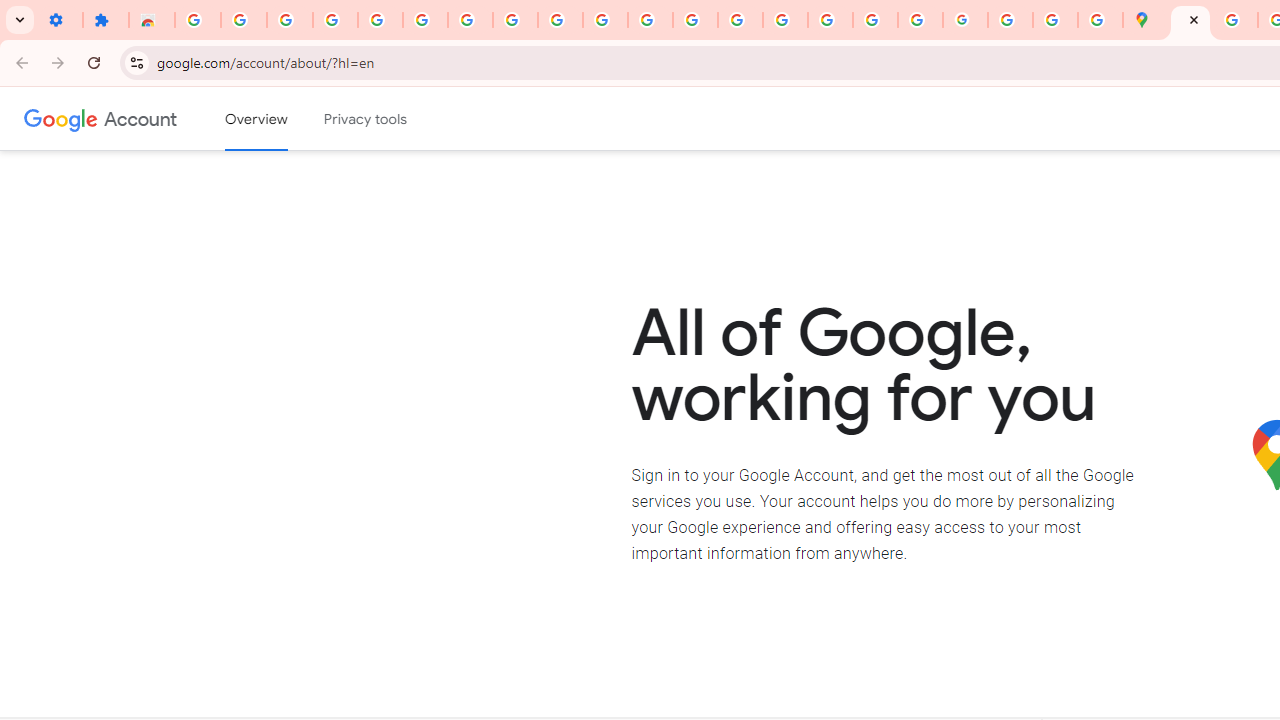  I want to click on 'Privacy Help Center - Policies Help', so click(784, 20).